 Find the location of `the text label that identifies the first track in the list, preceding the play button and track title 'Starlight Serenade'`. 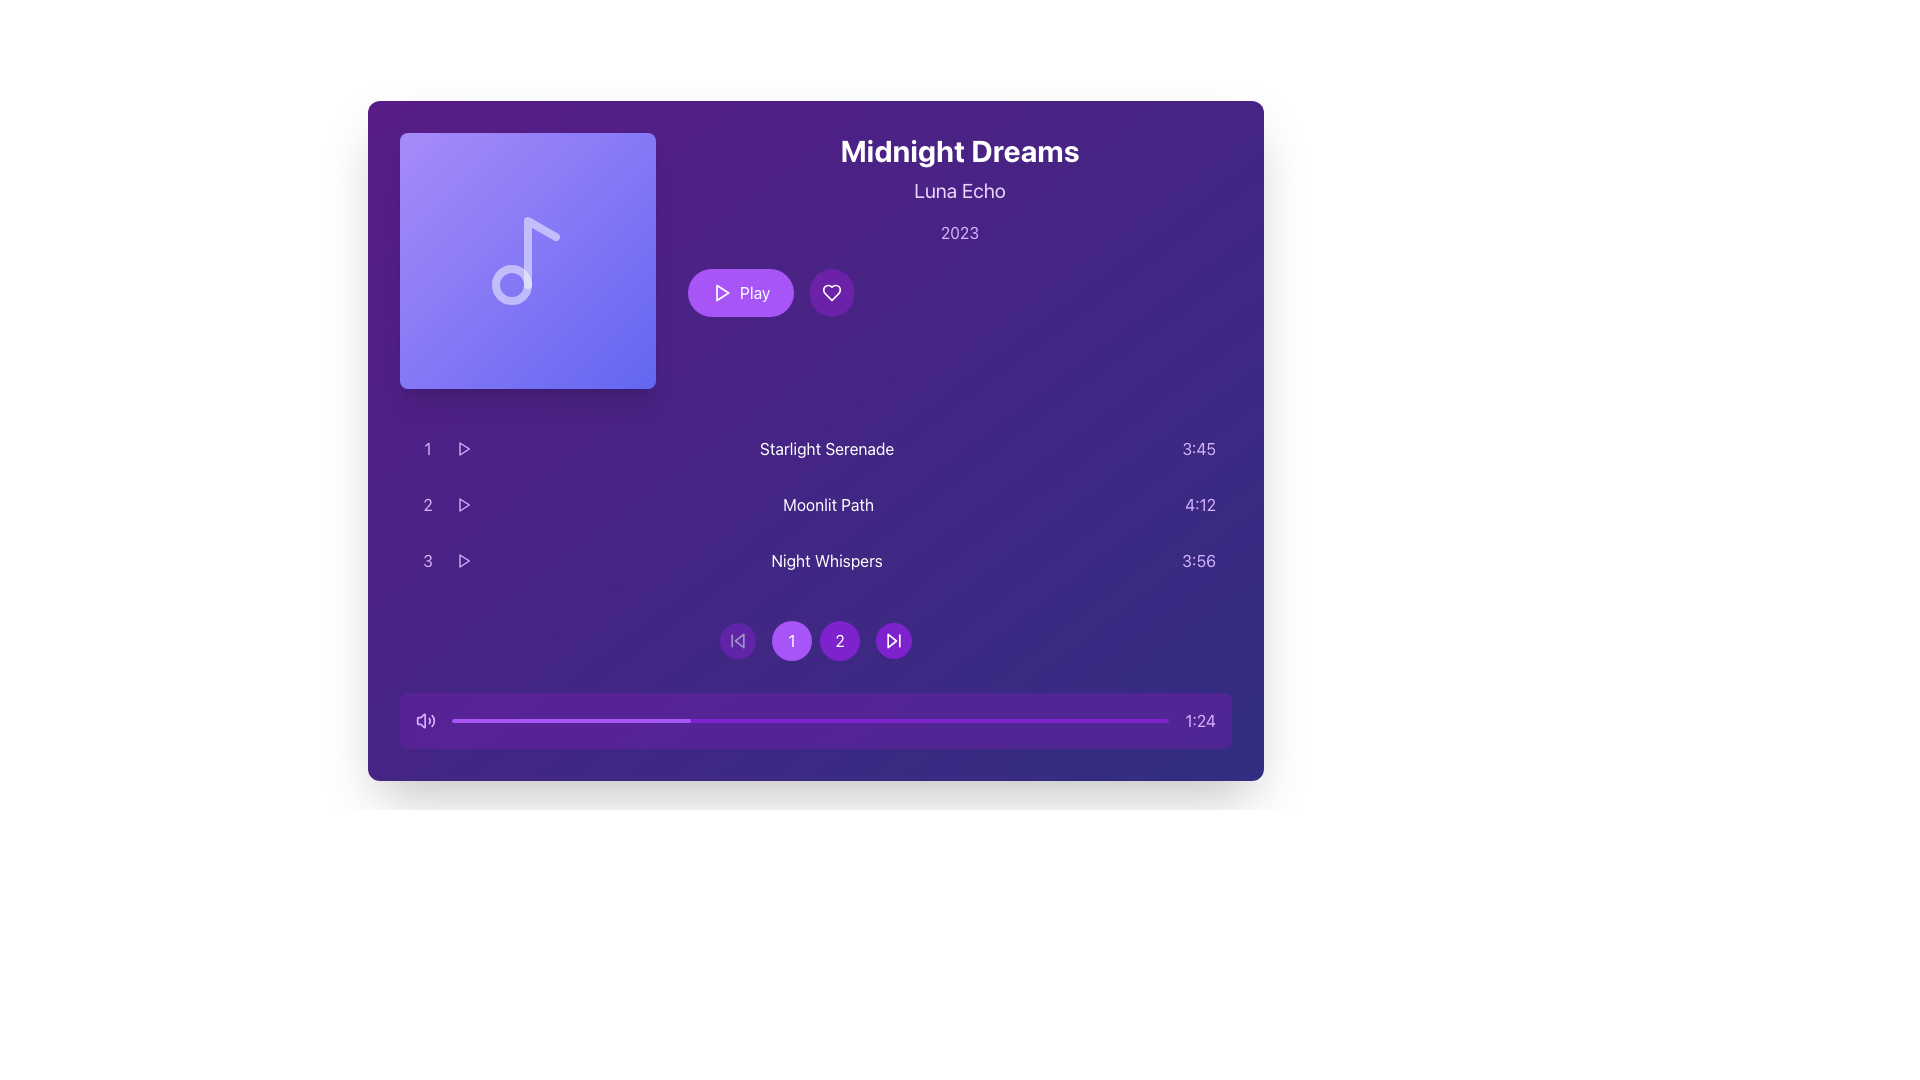

the text label that identifies the first track in the list, preceding the play button and track title 'Starlight Serenade' is located at coordinates (426, 447).